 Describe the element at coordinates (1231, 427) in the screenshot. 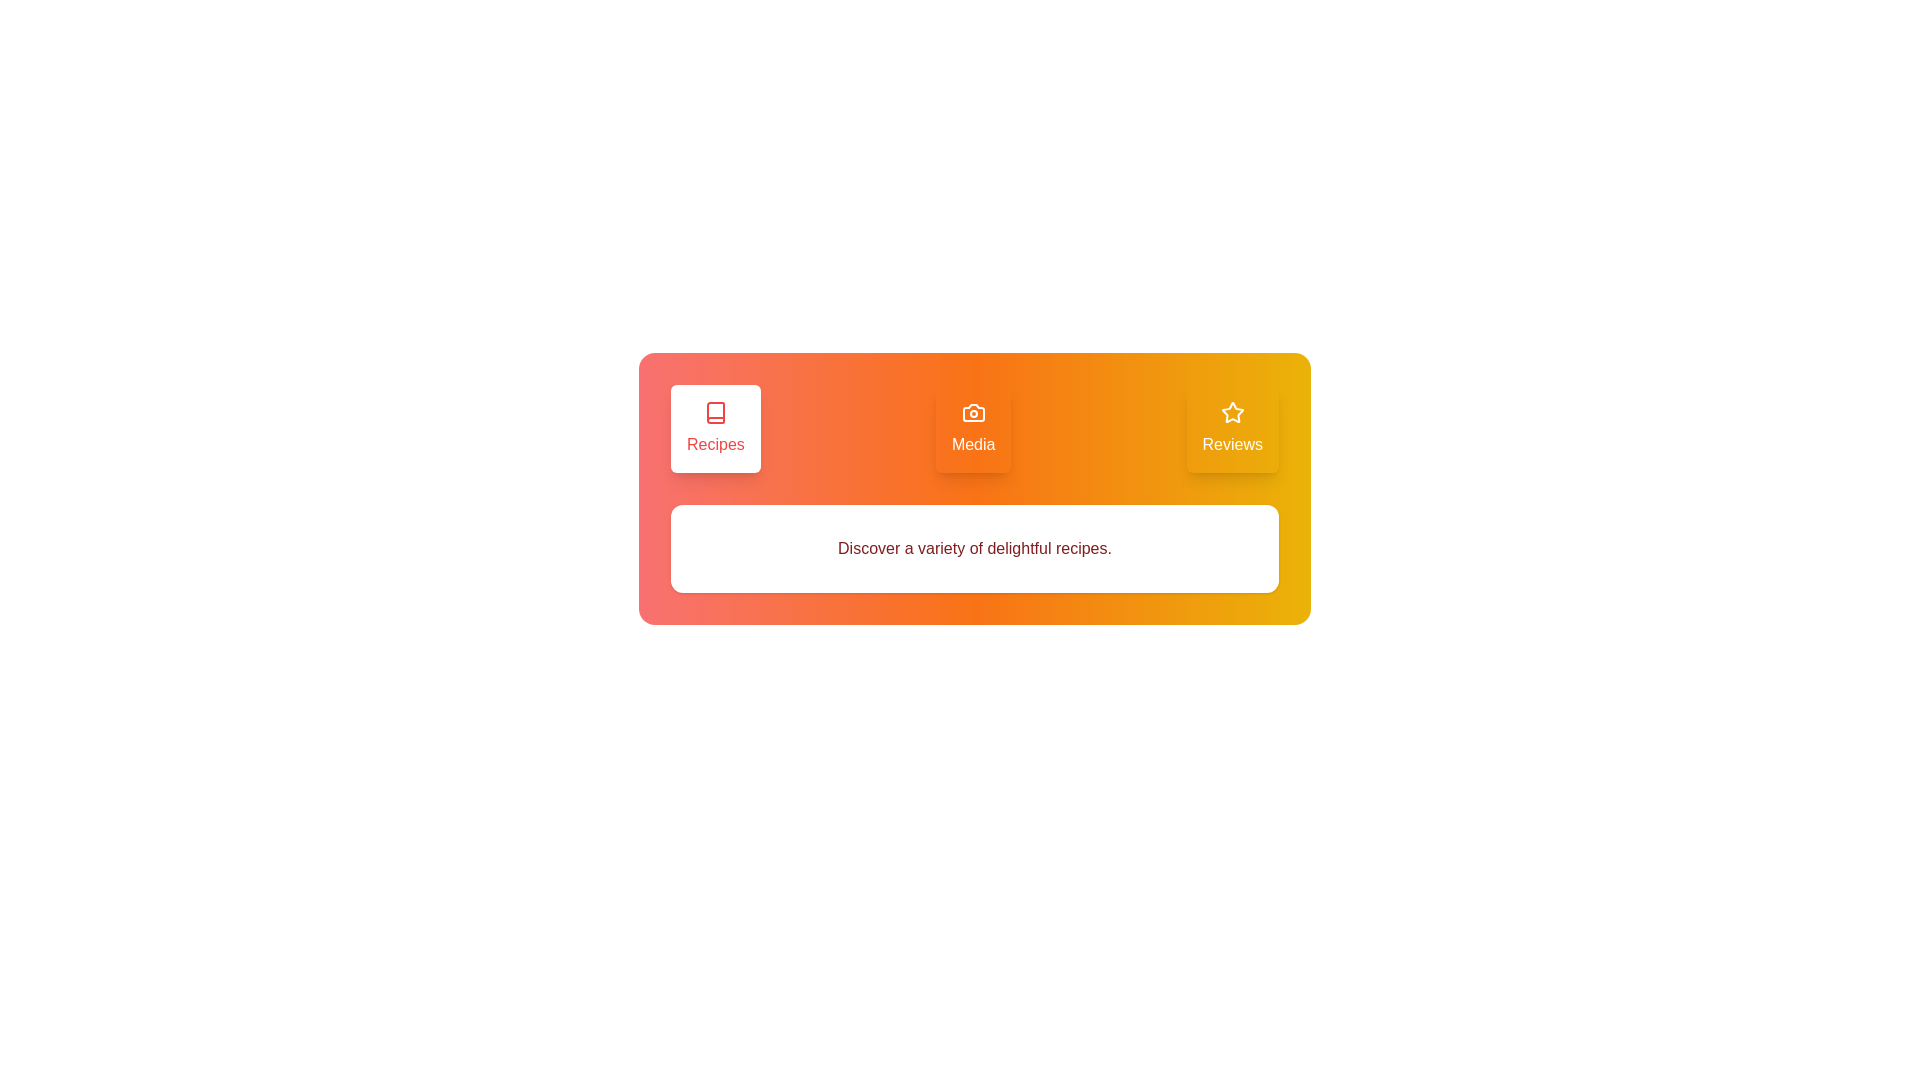

I see `the Reviews tab` at that location.